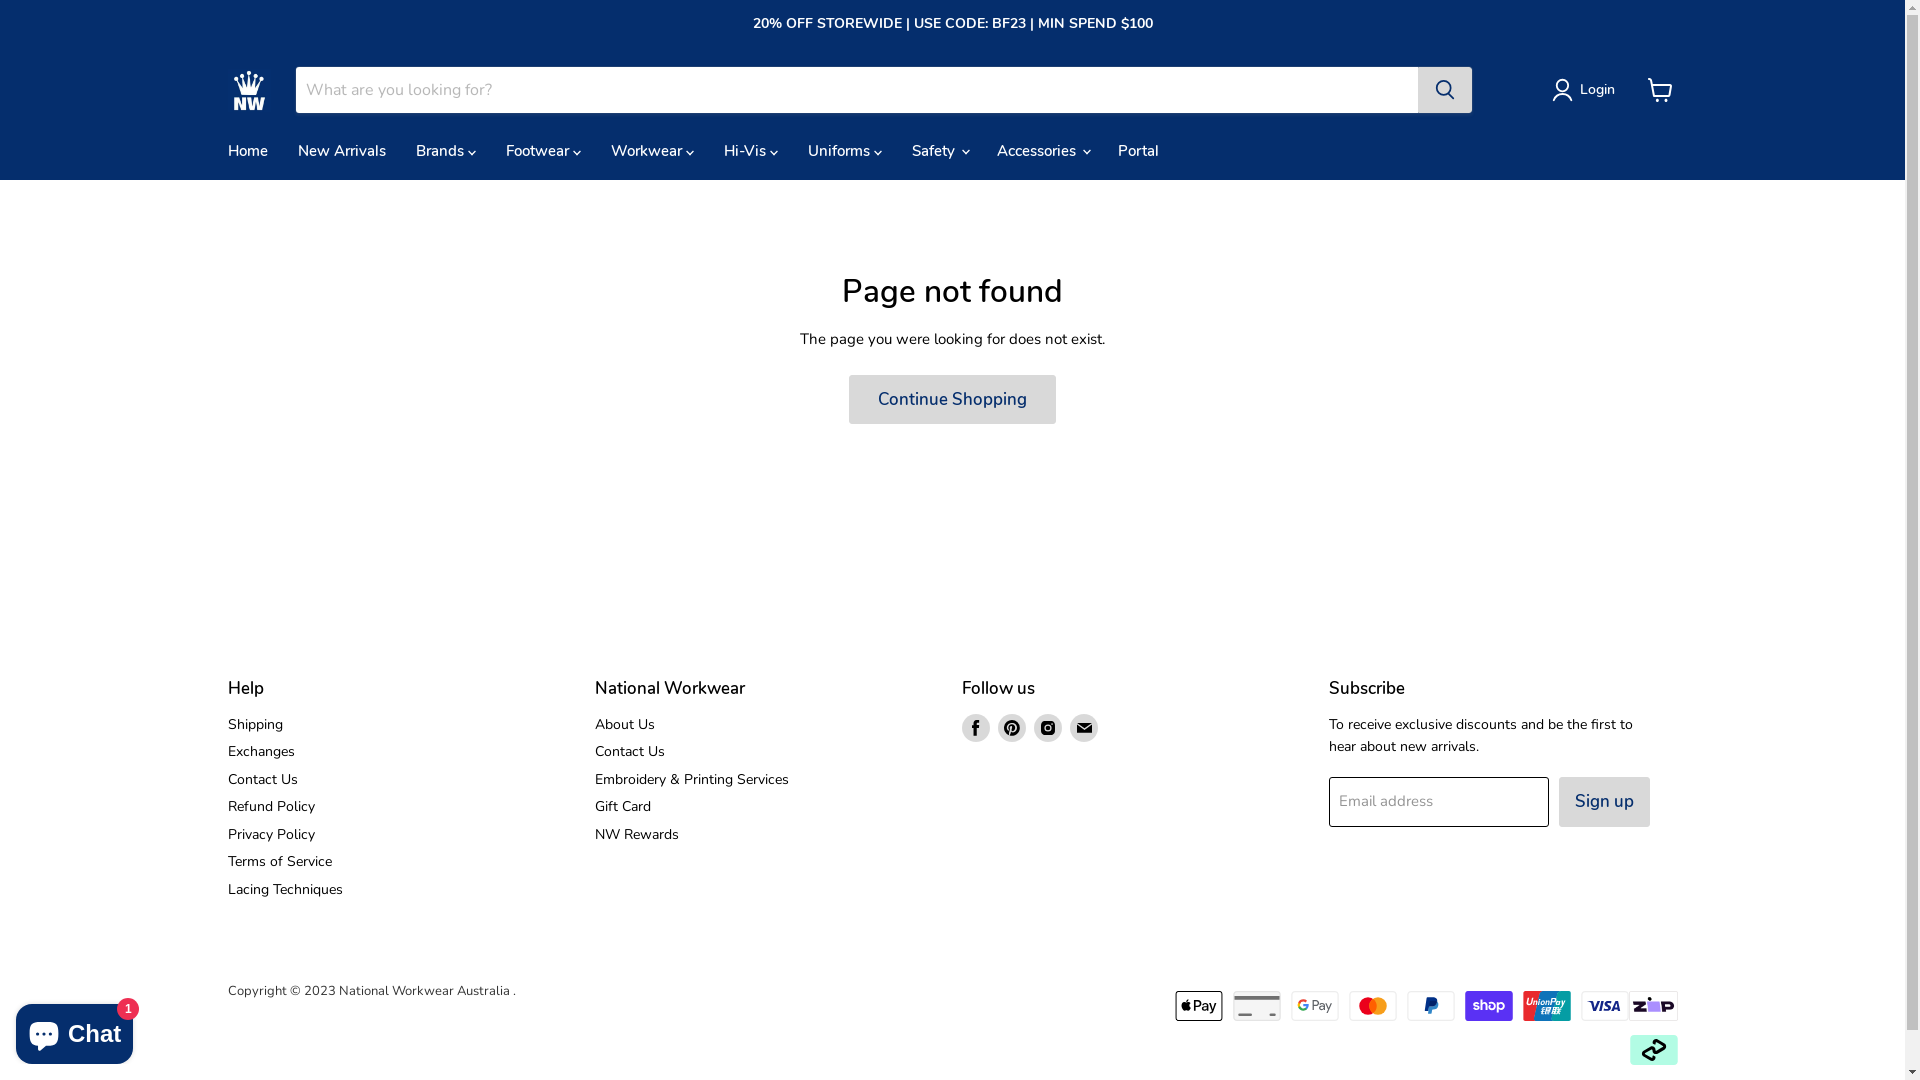  What do you see at coordinates (340, 150) in the screenshot?
I see `'New Arrivals'` at bounding box center [340, 150].